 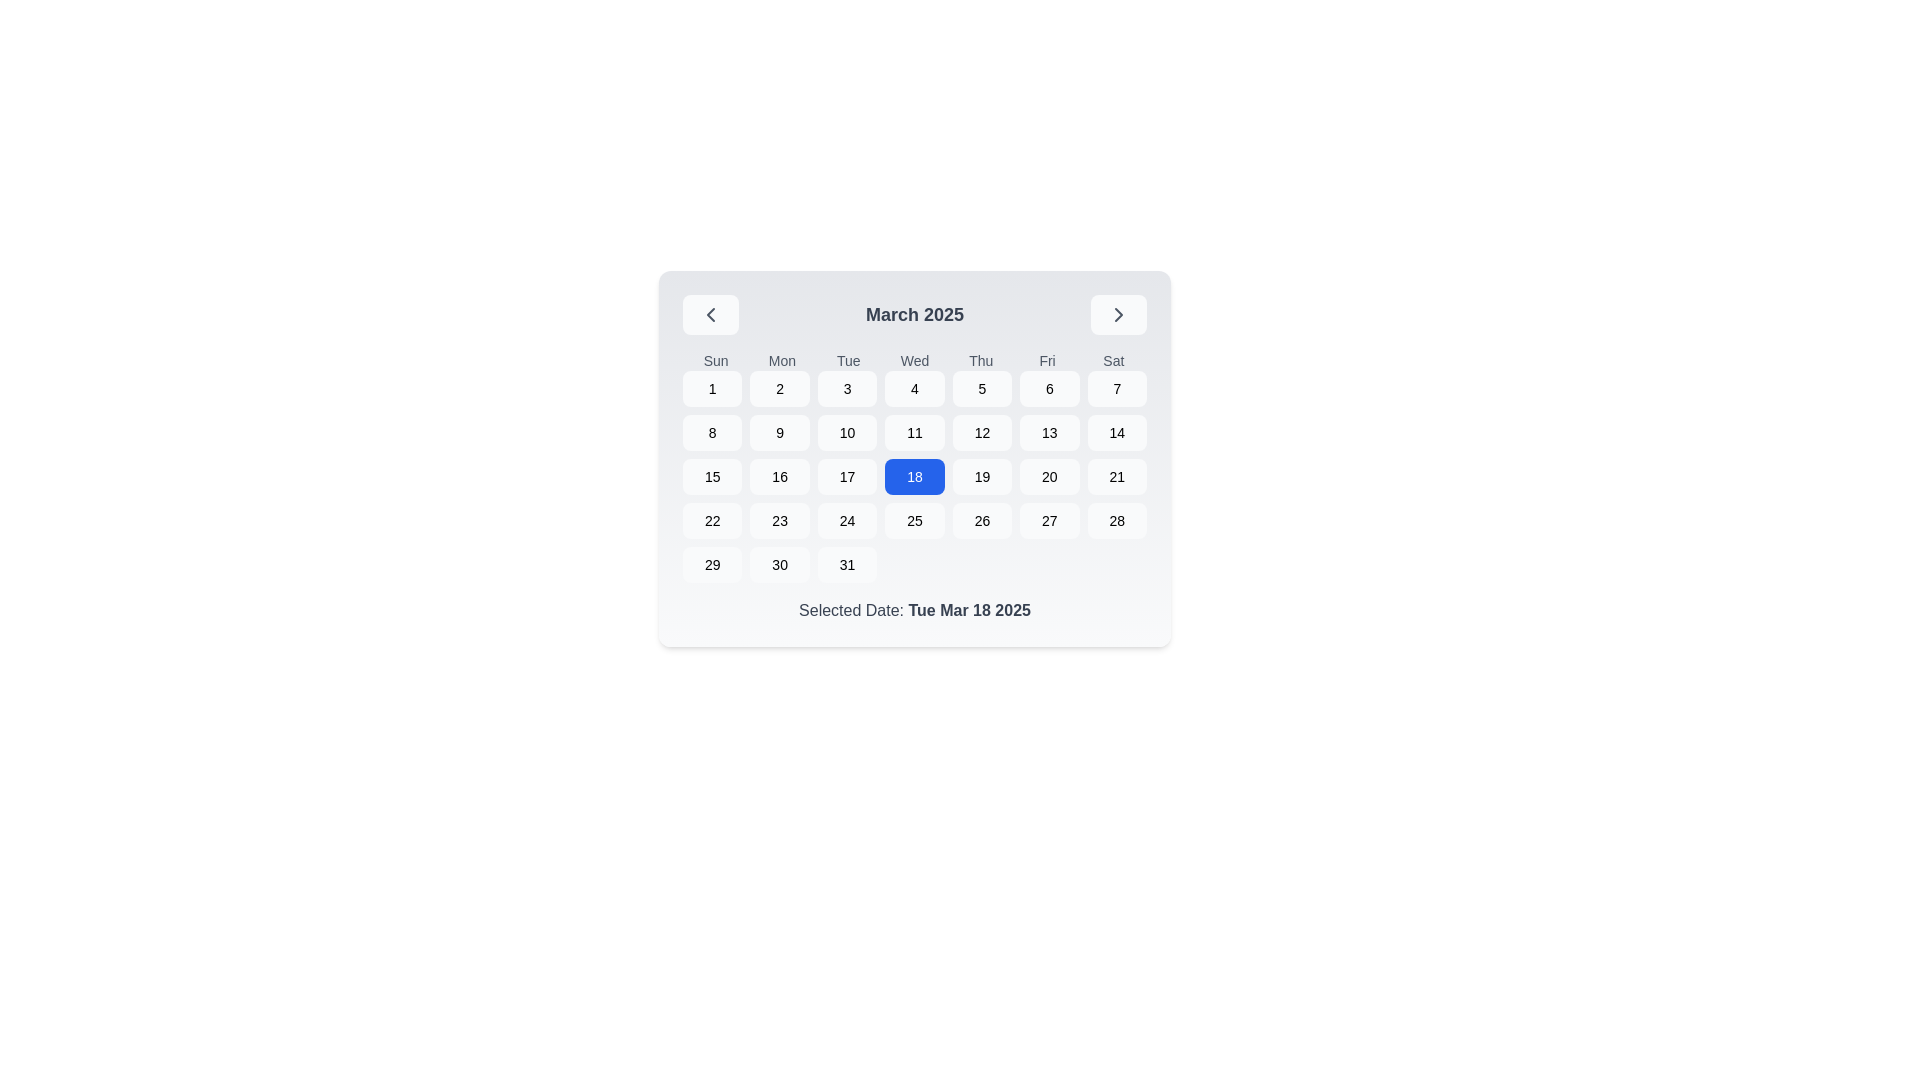 I want to click on the Calendar Date Button, which is a circular area containing the number '8' with a gray background that changes to blue on hover, located under the 'Sun' column in the second row of the calendar grid, so click(x=712, y=431).